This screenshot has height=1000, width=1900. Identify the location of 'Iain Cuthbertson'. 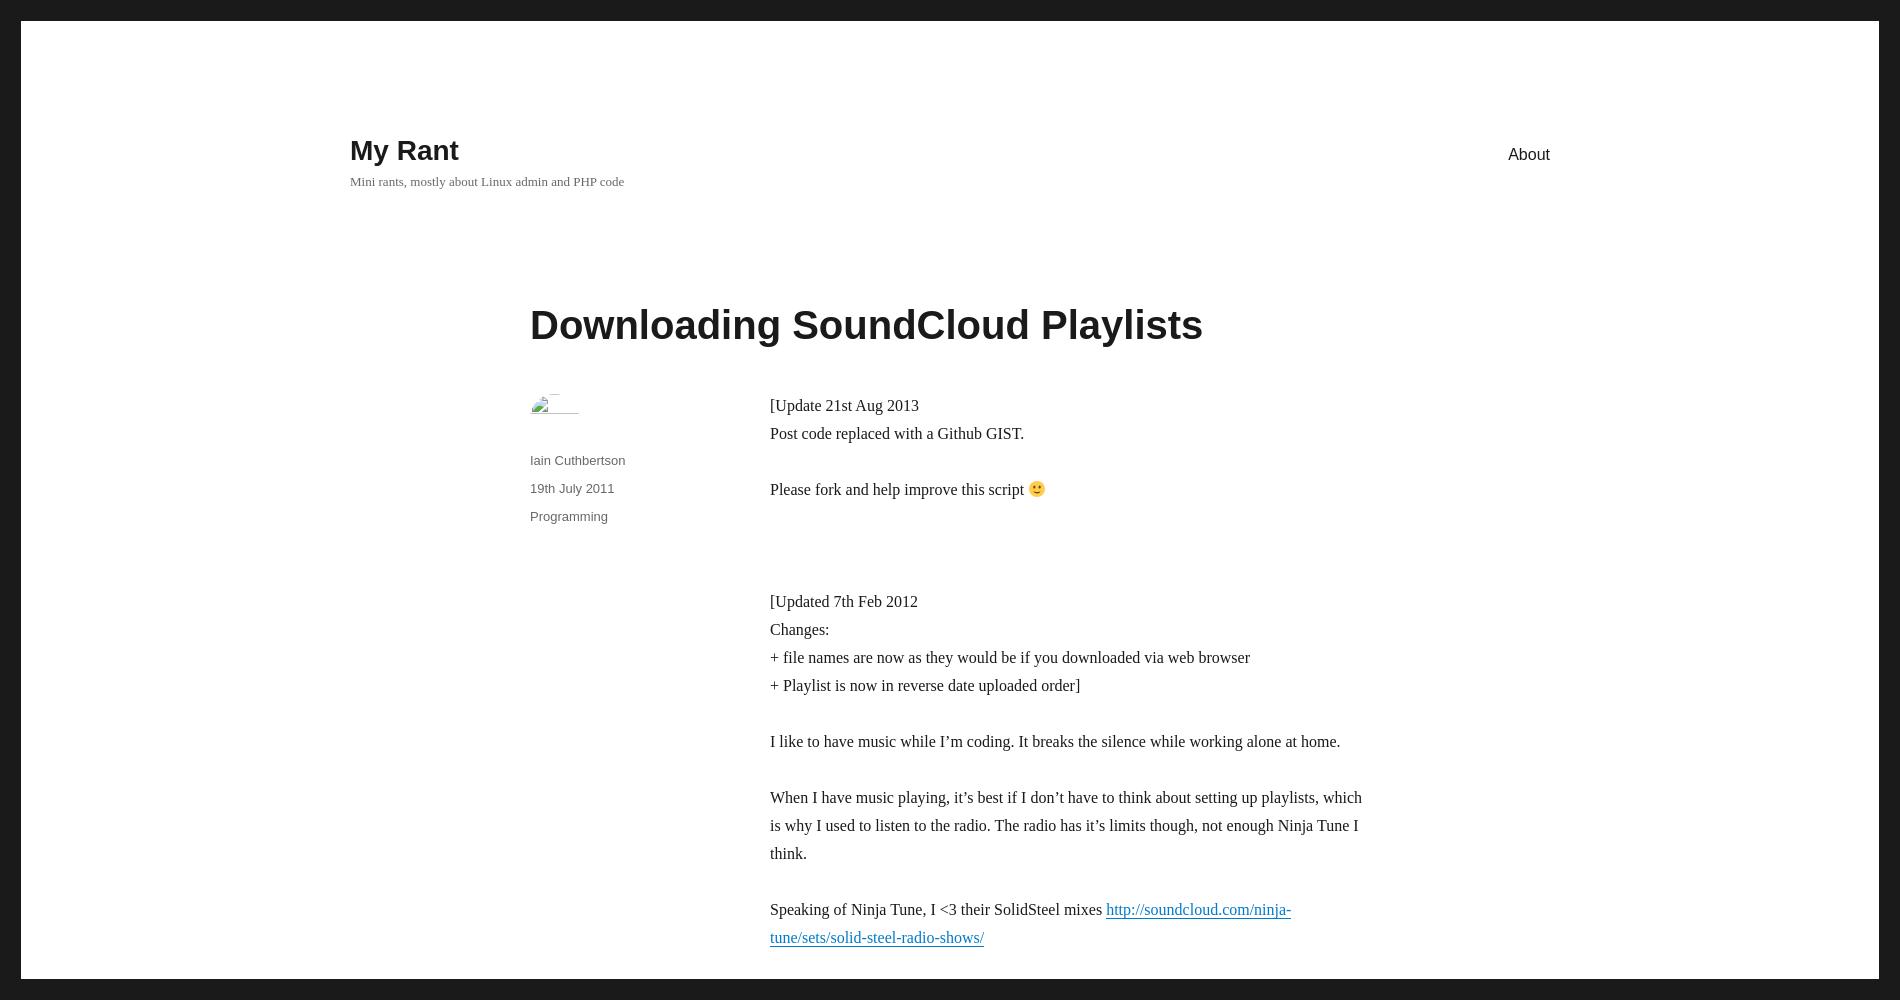
(577, 459).